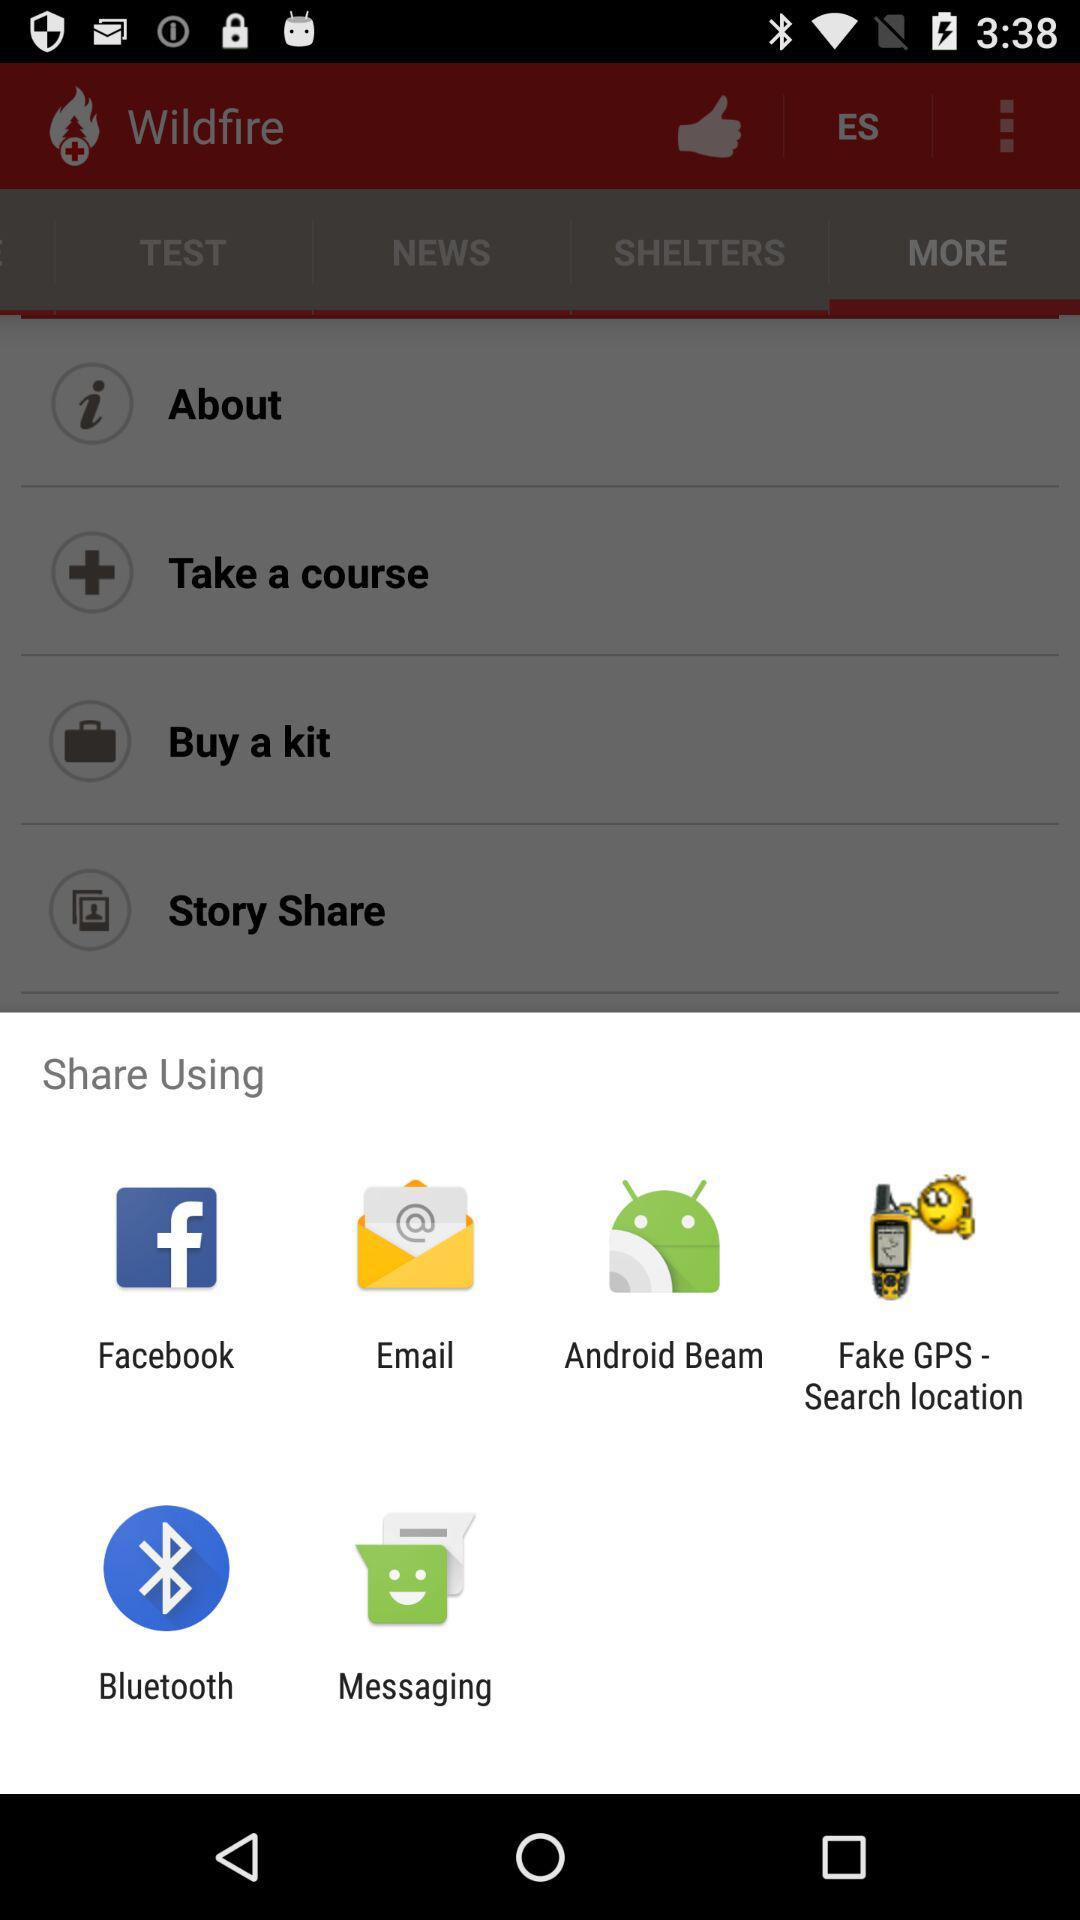 The image size is (1080, 1920). I want to click on the facebook item, so click(165, 1374).